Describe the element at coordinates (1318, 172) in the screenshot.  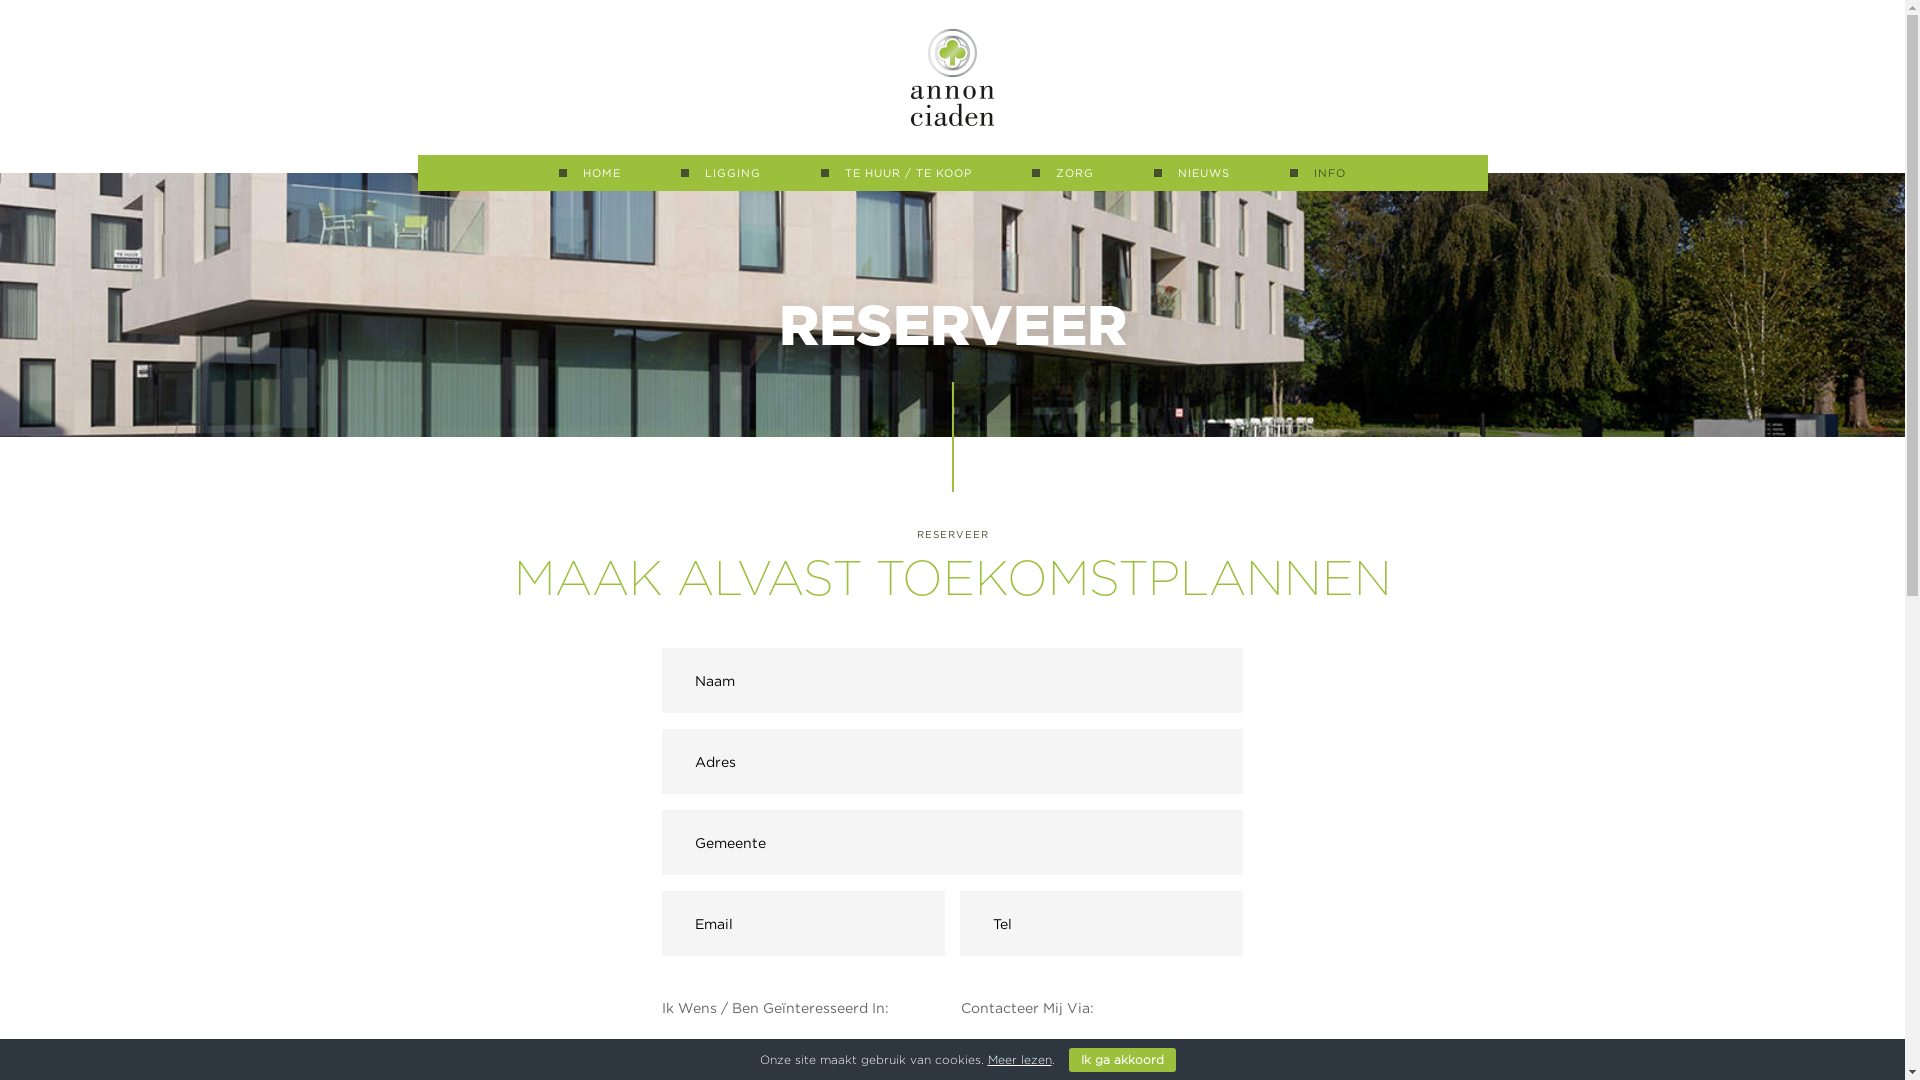
I see `'INFO'` at that location.